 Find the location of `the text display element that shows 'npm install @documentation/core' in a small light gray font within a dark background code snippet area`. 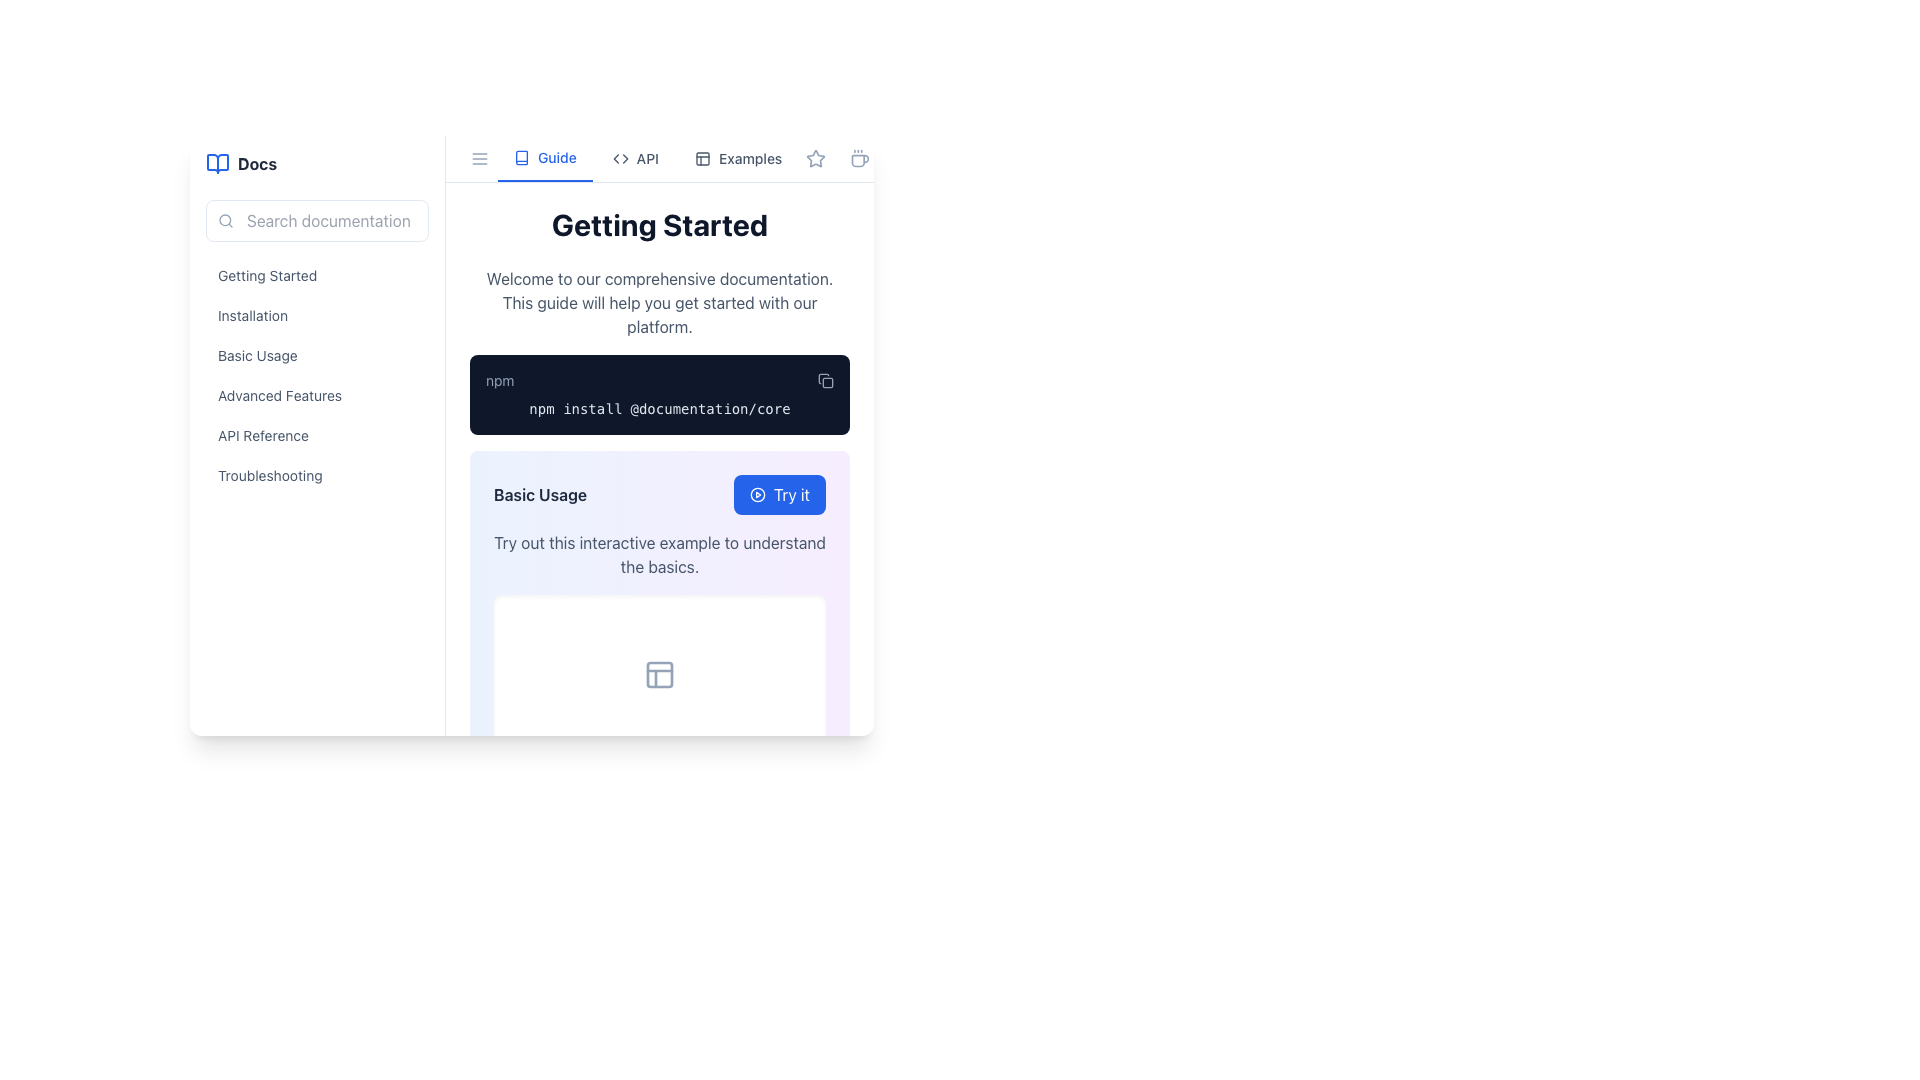

the text display element that shows 'npm install @documentation/core' in a small light gray font within a dark background code snippet area is located at coordinates (660, 407).